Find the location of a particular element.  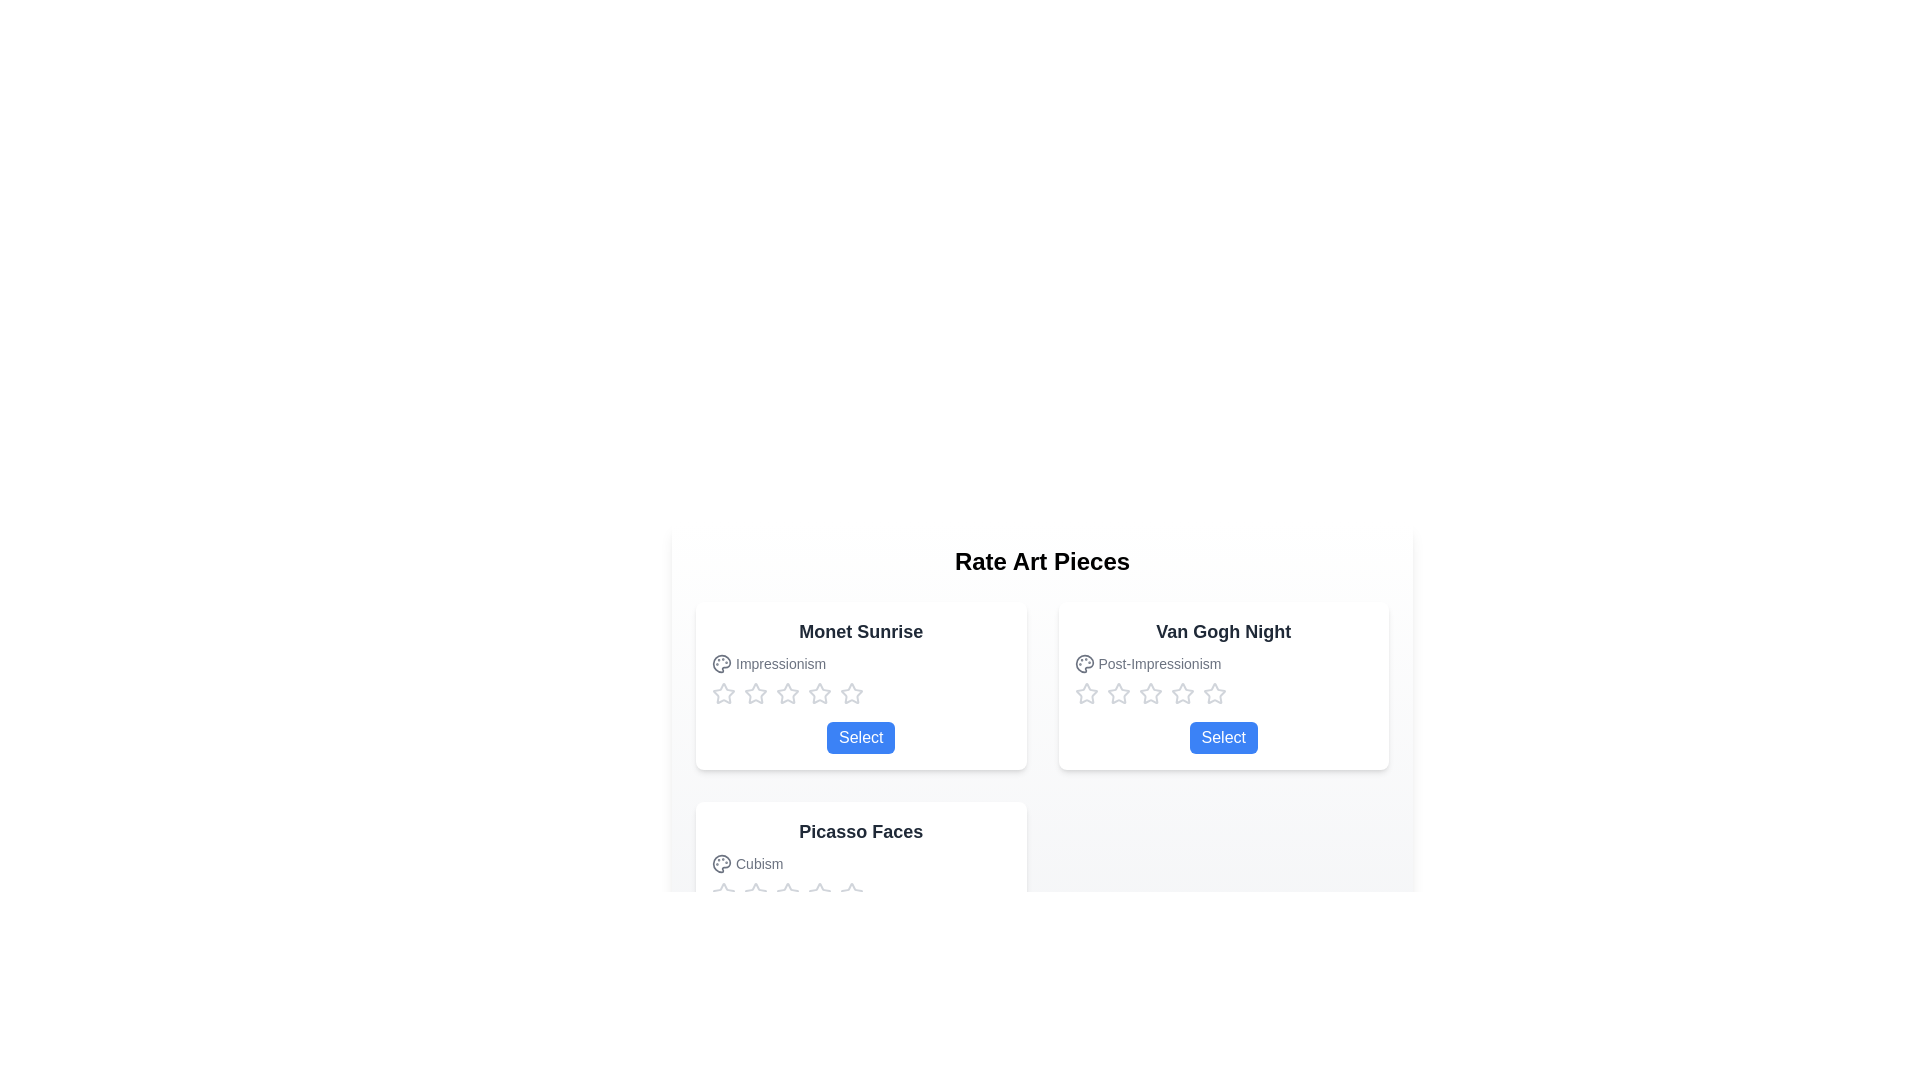

the blue rectangular button labeled 'Select' located at the bottom of the 'Monet Sunrise' art piece information card is located at coordinates (861, 737).